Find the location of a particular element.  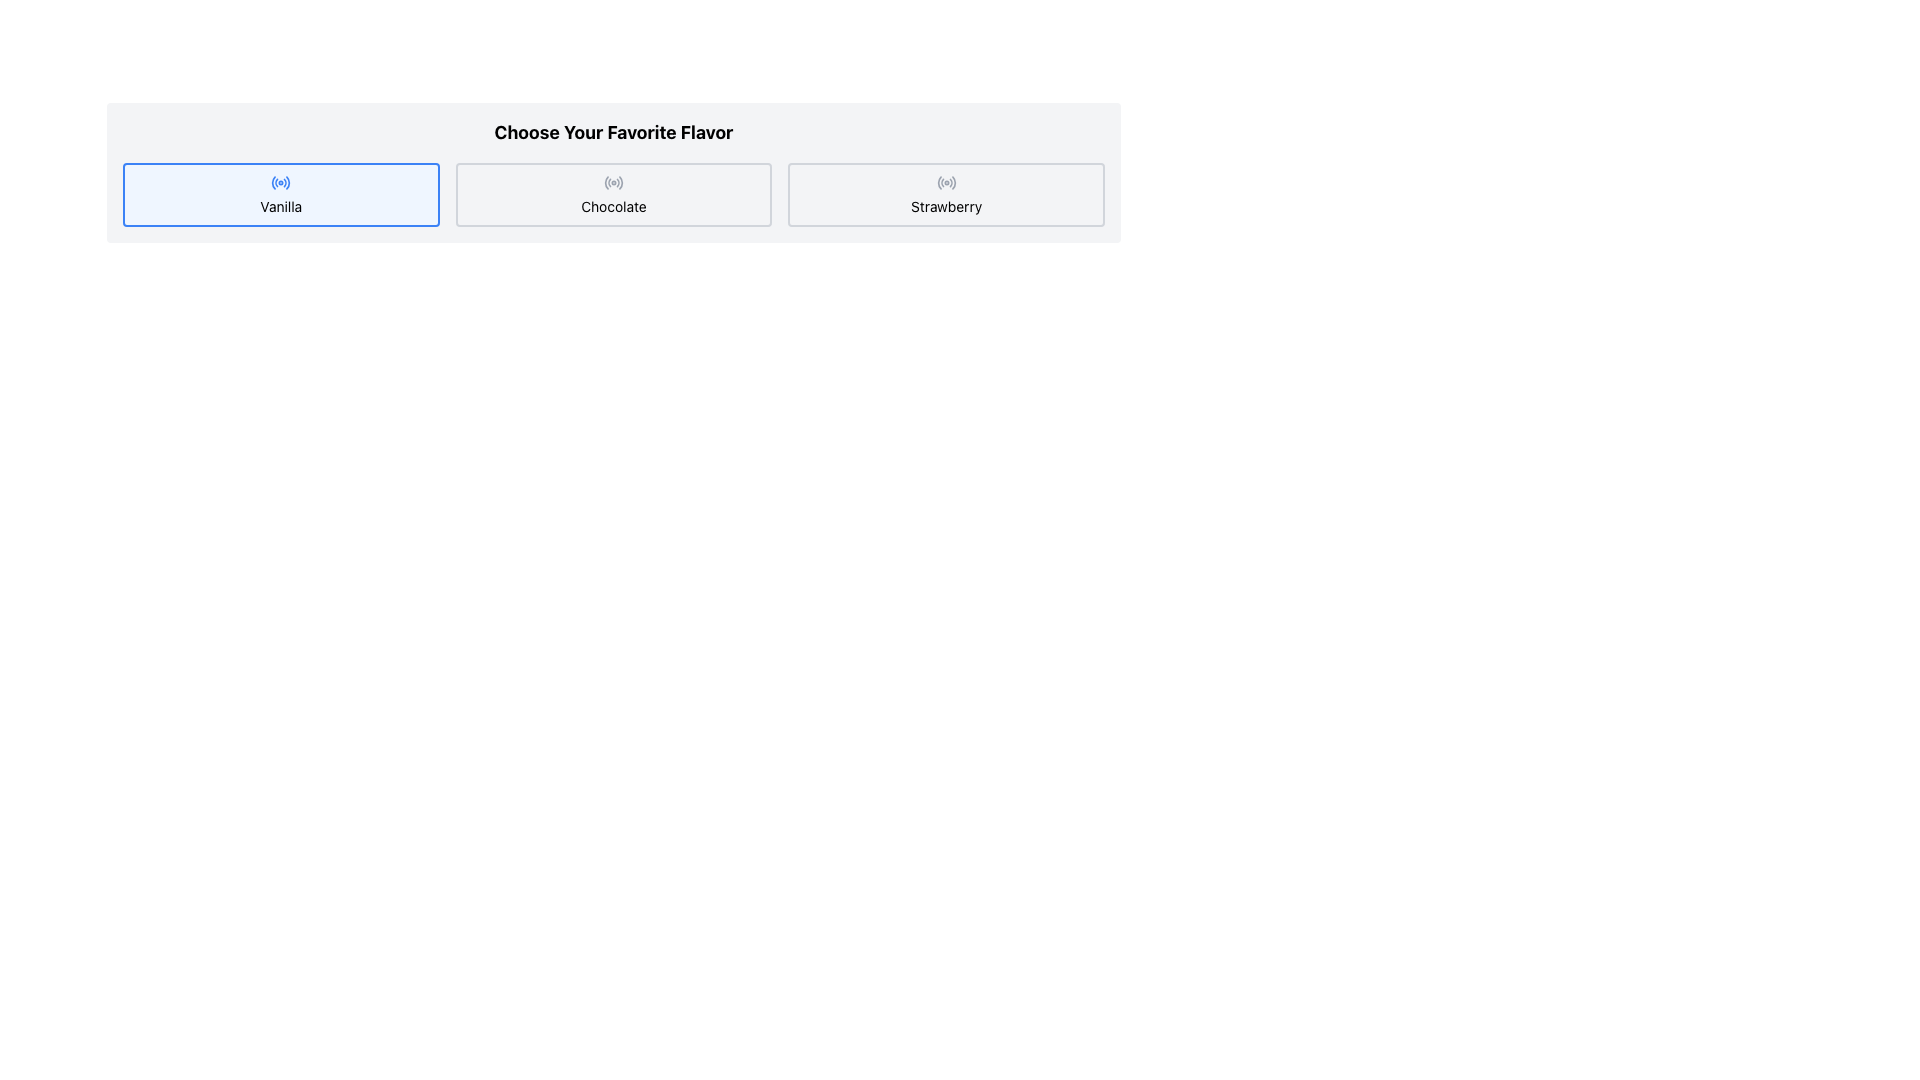

the 'Chocolate' button, which is a rectangular button with rounded corners, a gray border, and a centered text label reading 'Chocolate' with a radio button icon above it is located at coordinates (613, 195).